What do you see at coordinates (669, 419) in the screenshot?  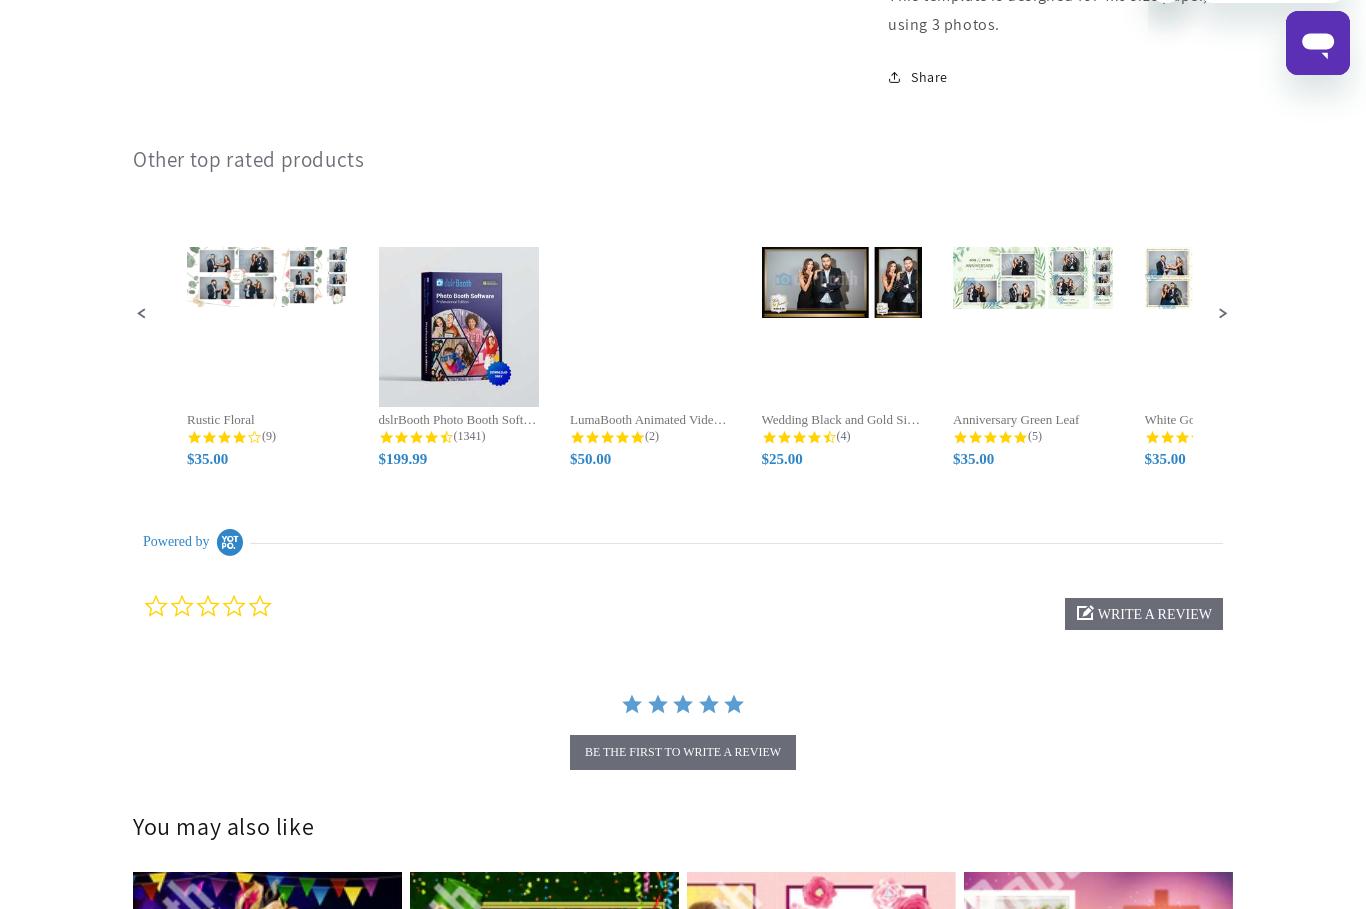 I see `'LumaBooth Animated Video Overlays'` at bounding box center [669, 419].